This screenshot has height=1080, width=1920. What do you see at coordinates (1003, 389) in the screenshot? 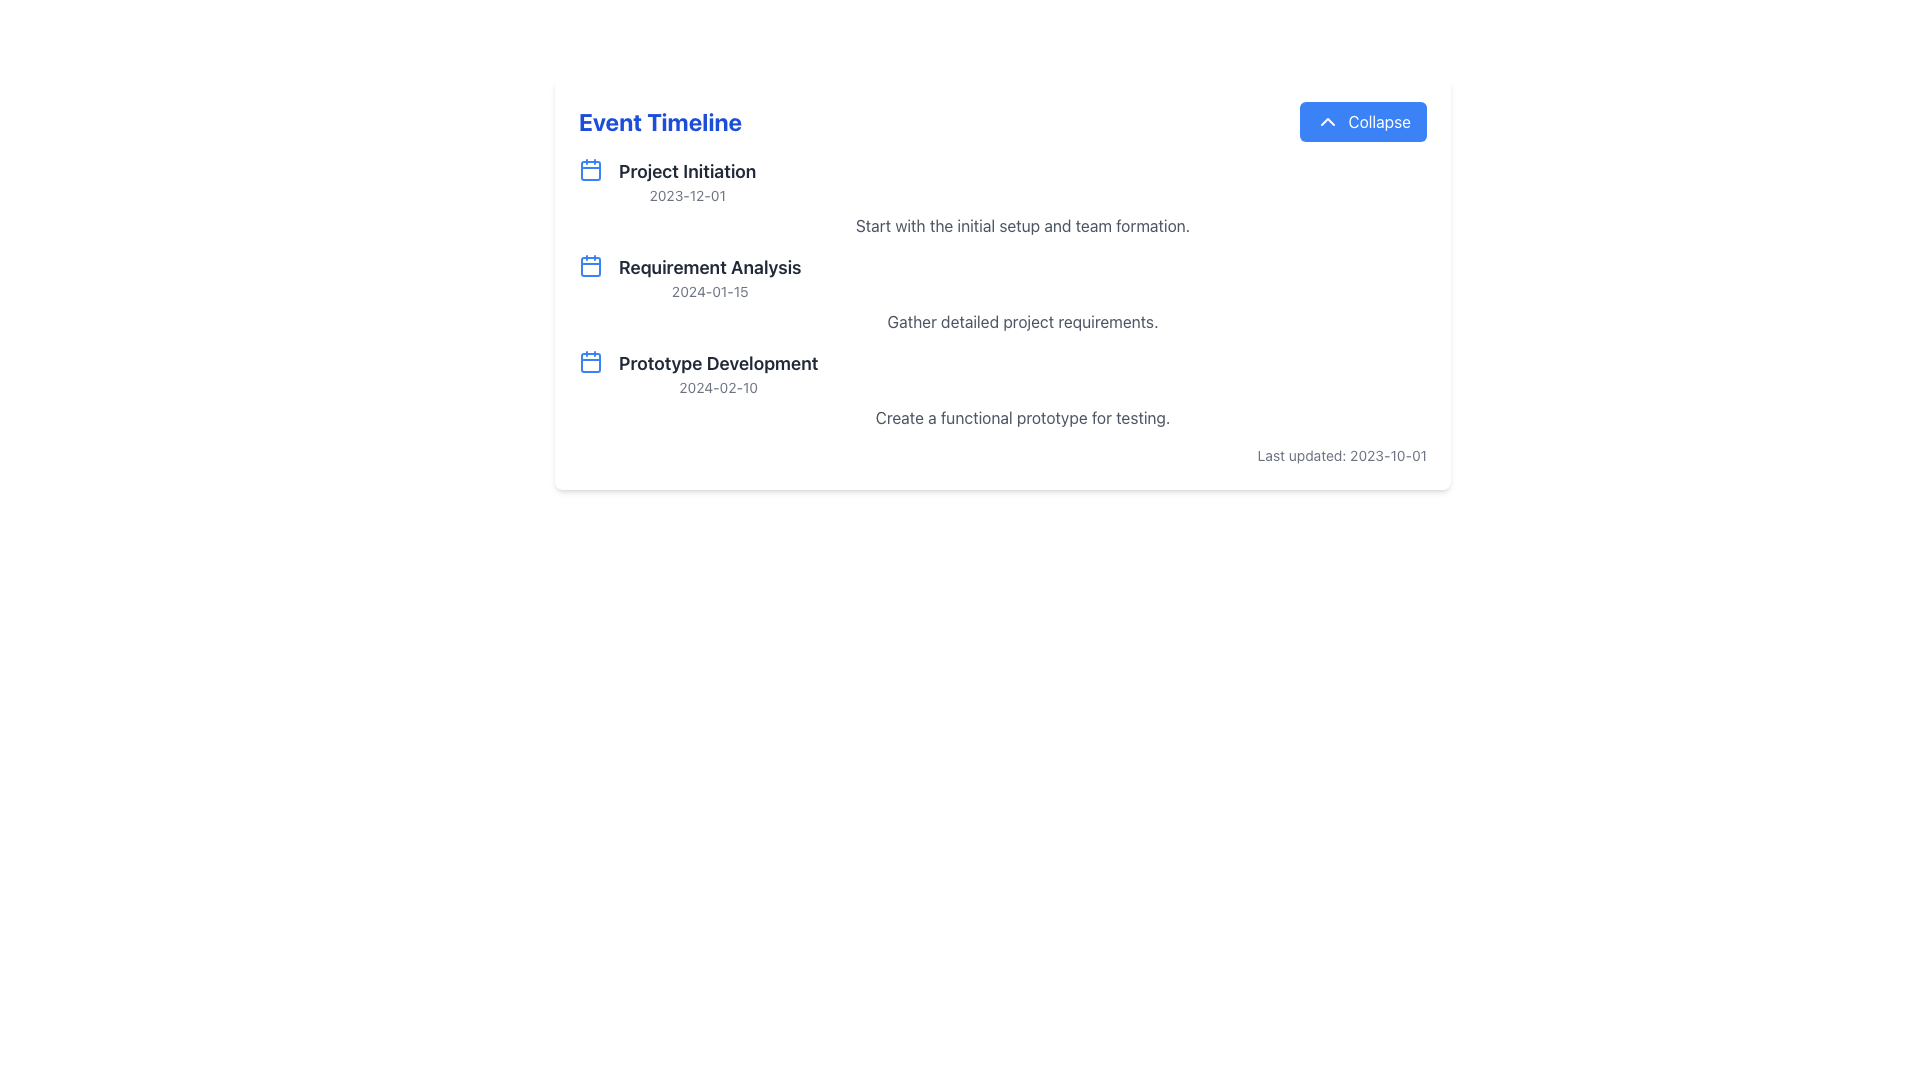
I see `the 'Prototype Development' milestone entry in the Event Timeline, which includes a bold title, a subtitle with a date, and a description` at bounding box center [1003, 389].